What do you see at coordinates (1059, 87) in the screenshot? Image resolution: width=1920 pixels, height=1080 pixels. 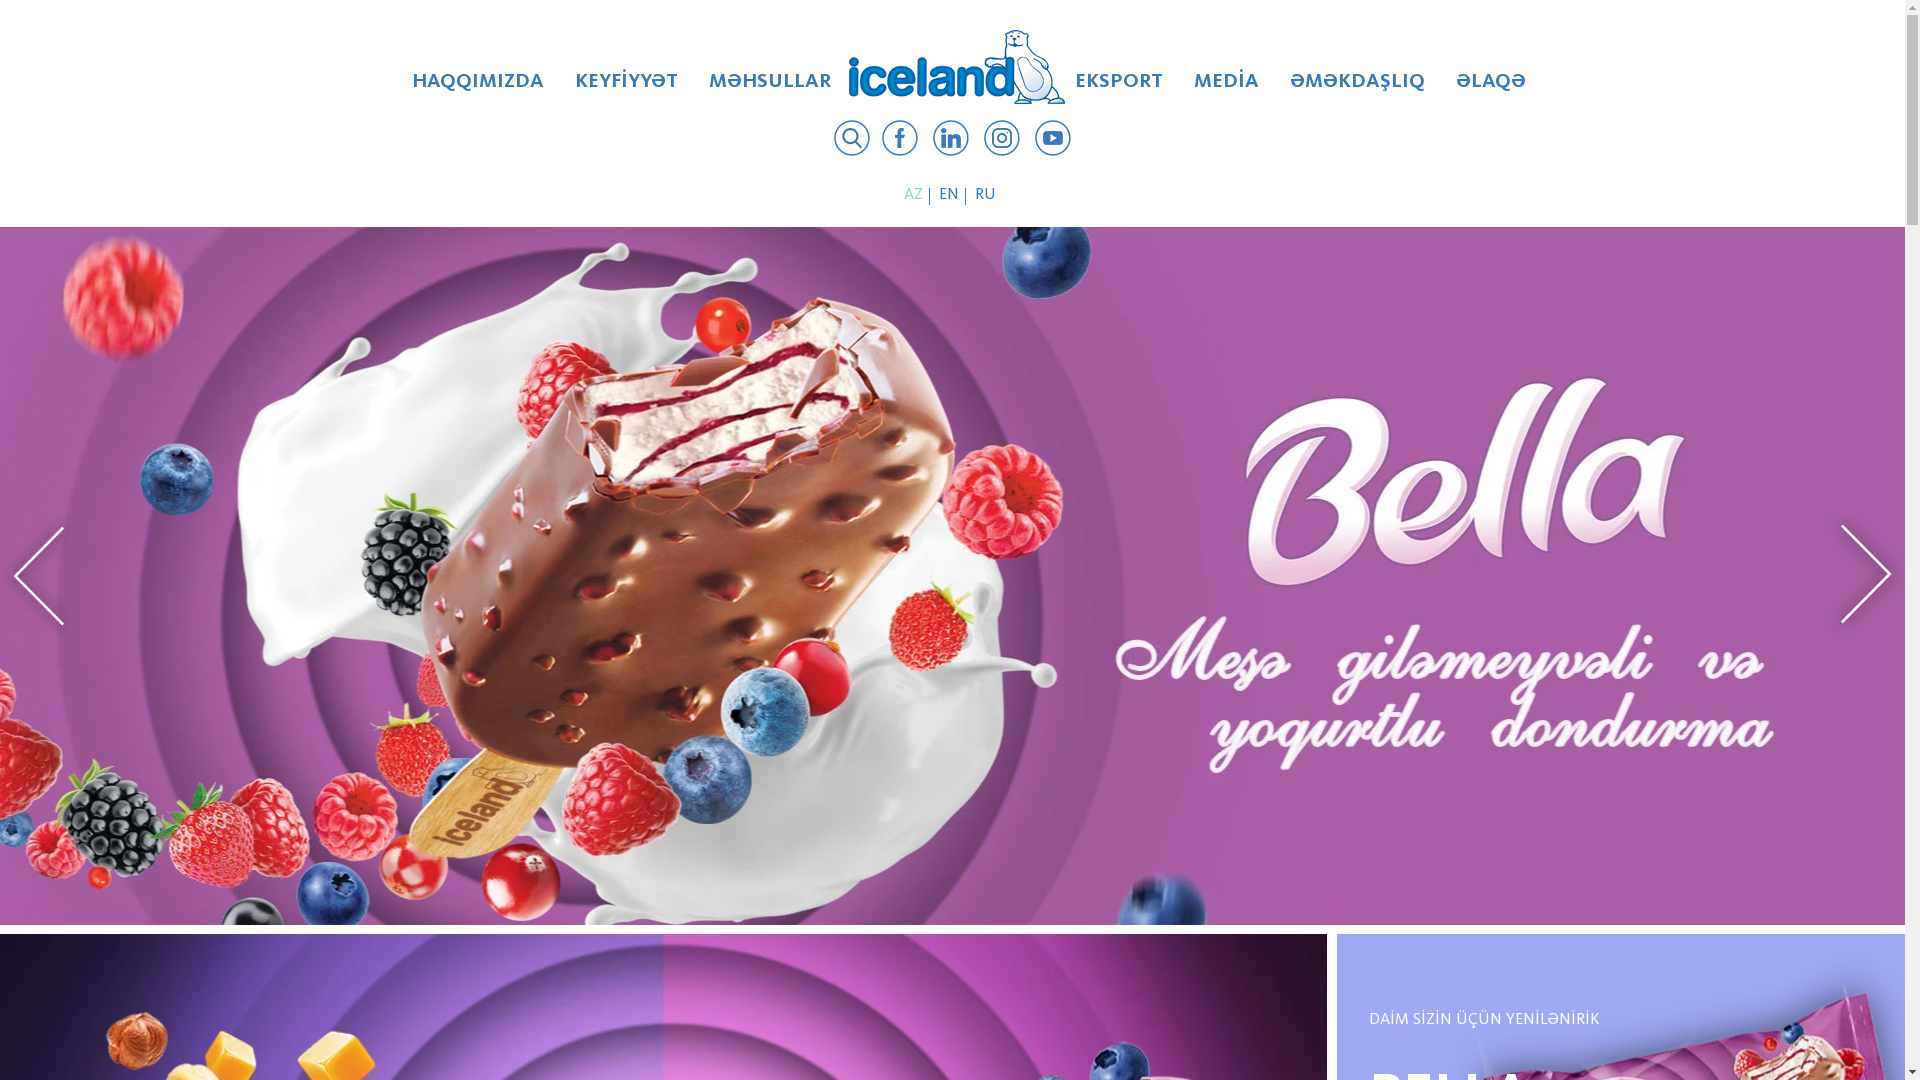 I see `'EKSPORT'` at bounding box center [1059, 87].